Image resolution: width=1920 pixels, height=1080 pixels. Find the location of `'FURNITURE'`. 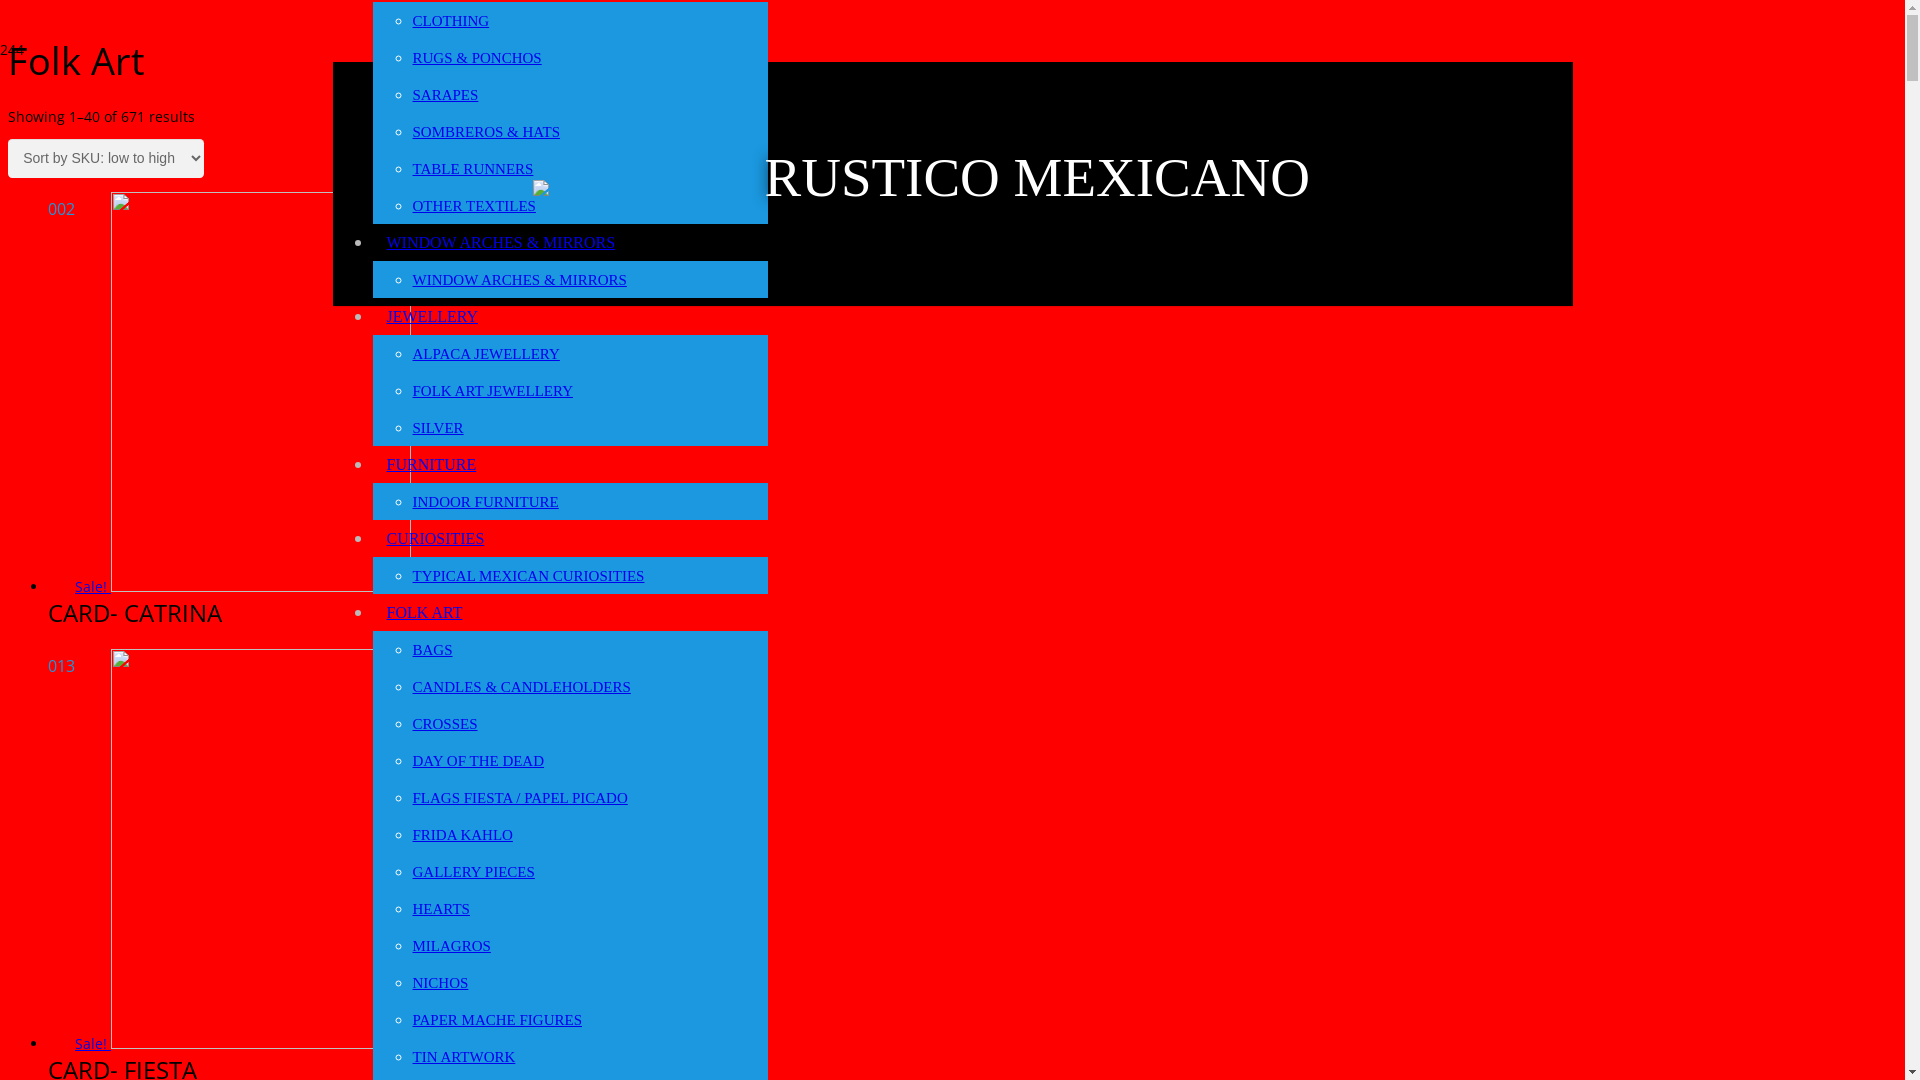

'FURNITURE' is located at coordinates (430, 464).